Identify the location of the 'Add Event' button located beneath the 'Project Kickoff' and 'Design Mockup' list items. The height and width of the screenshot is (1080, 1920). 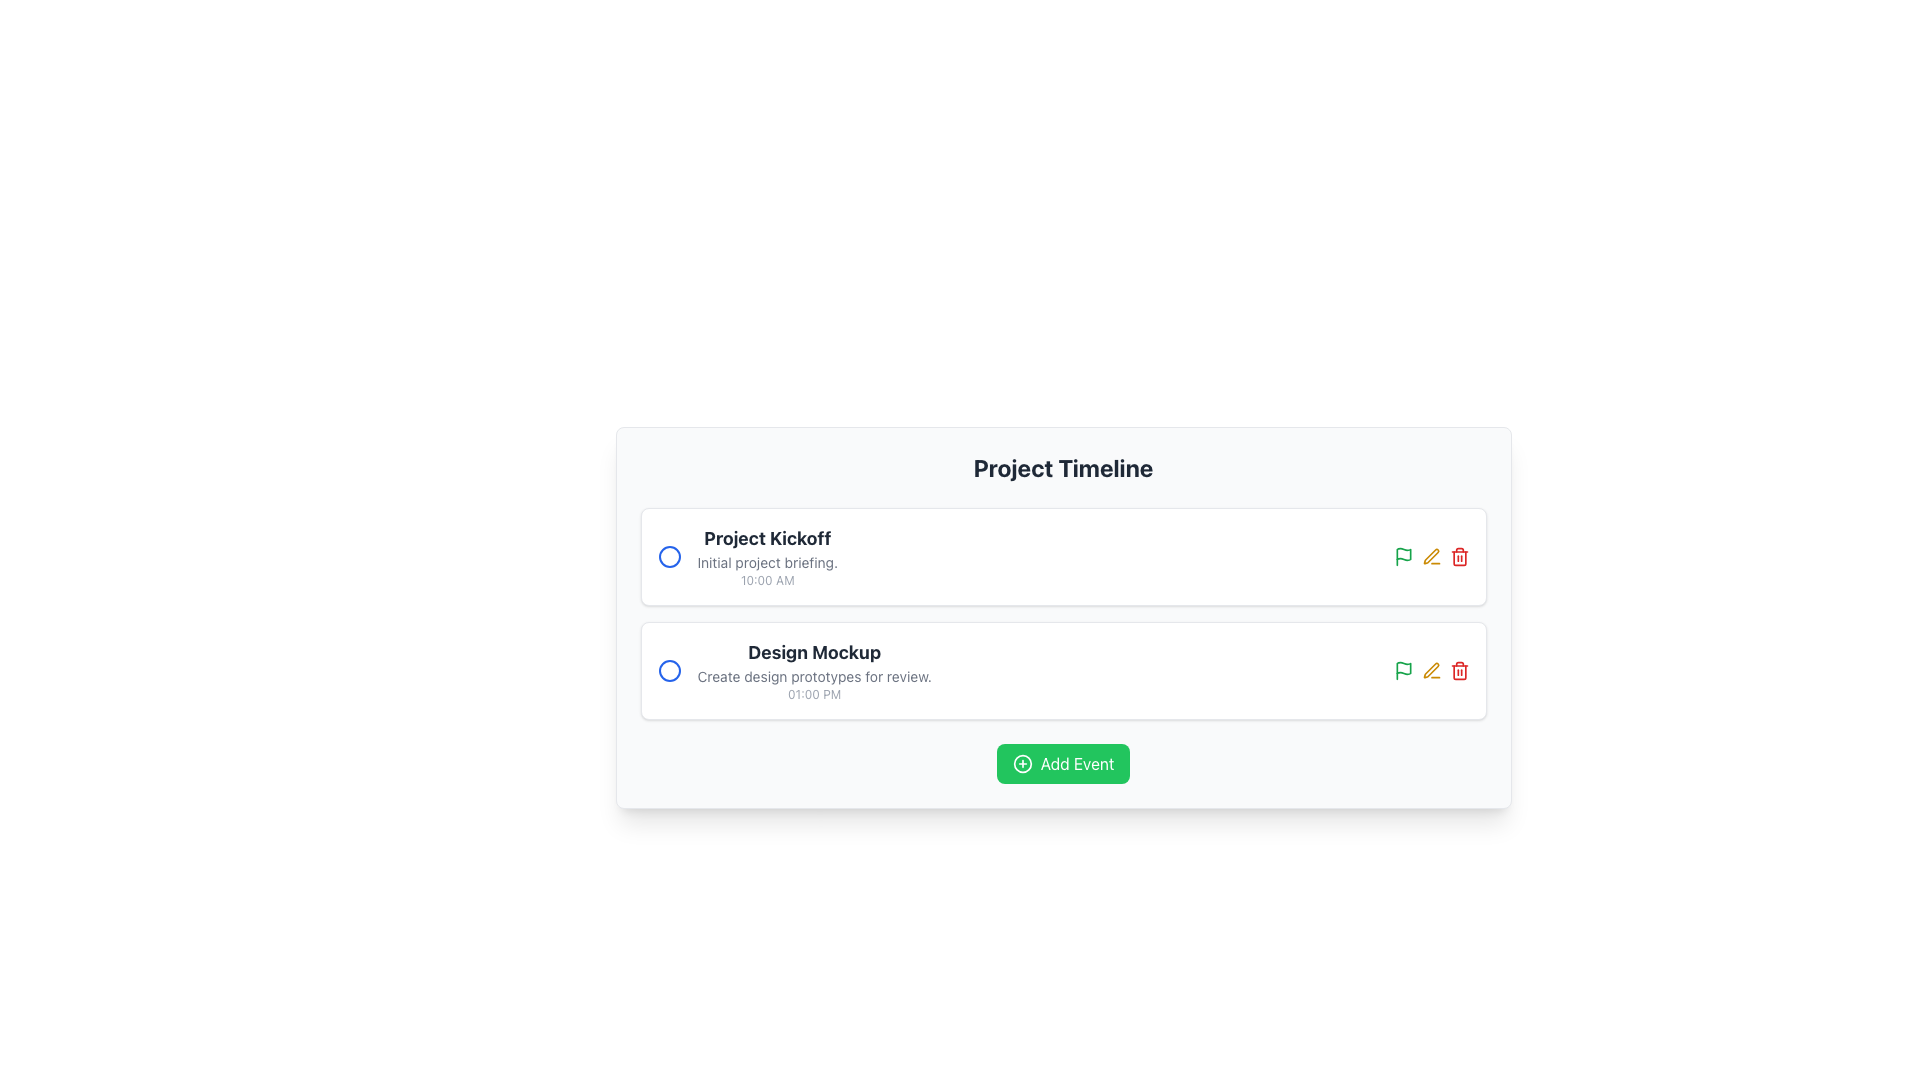
(1062, 763).